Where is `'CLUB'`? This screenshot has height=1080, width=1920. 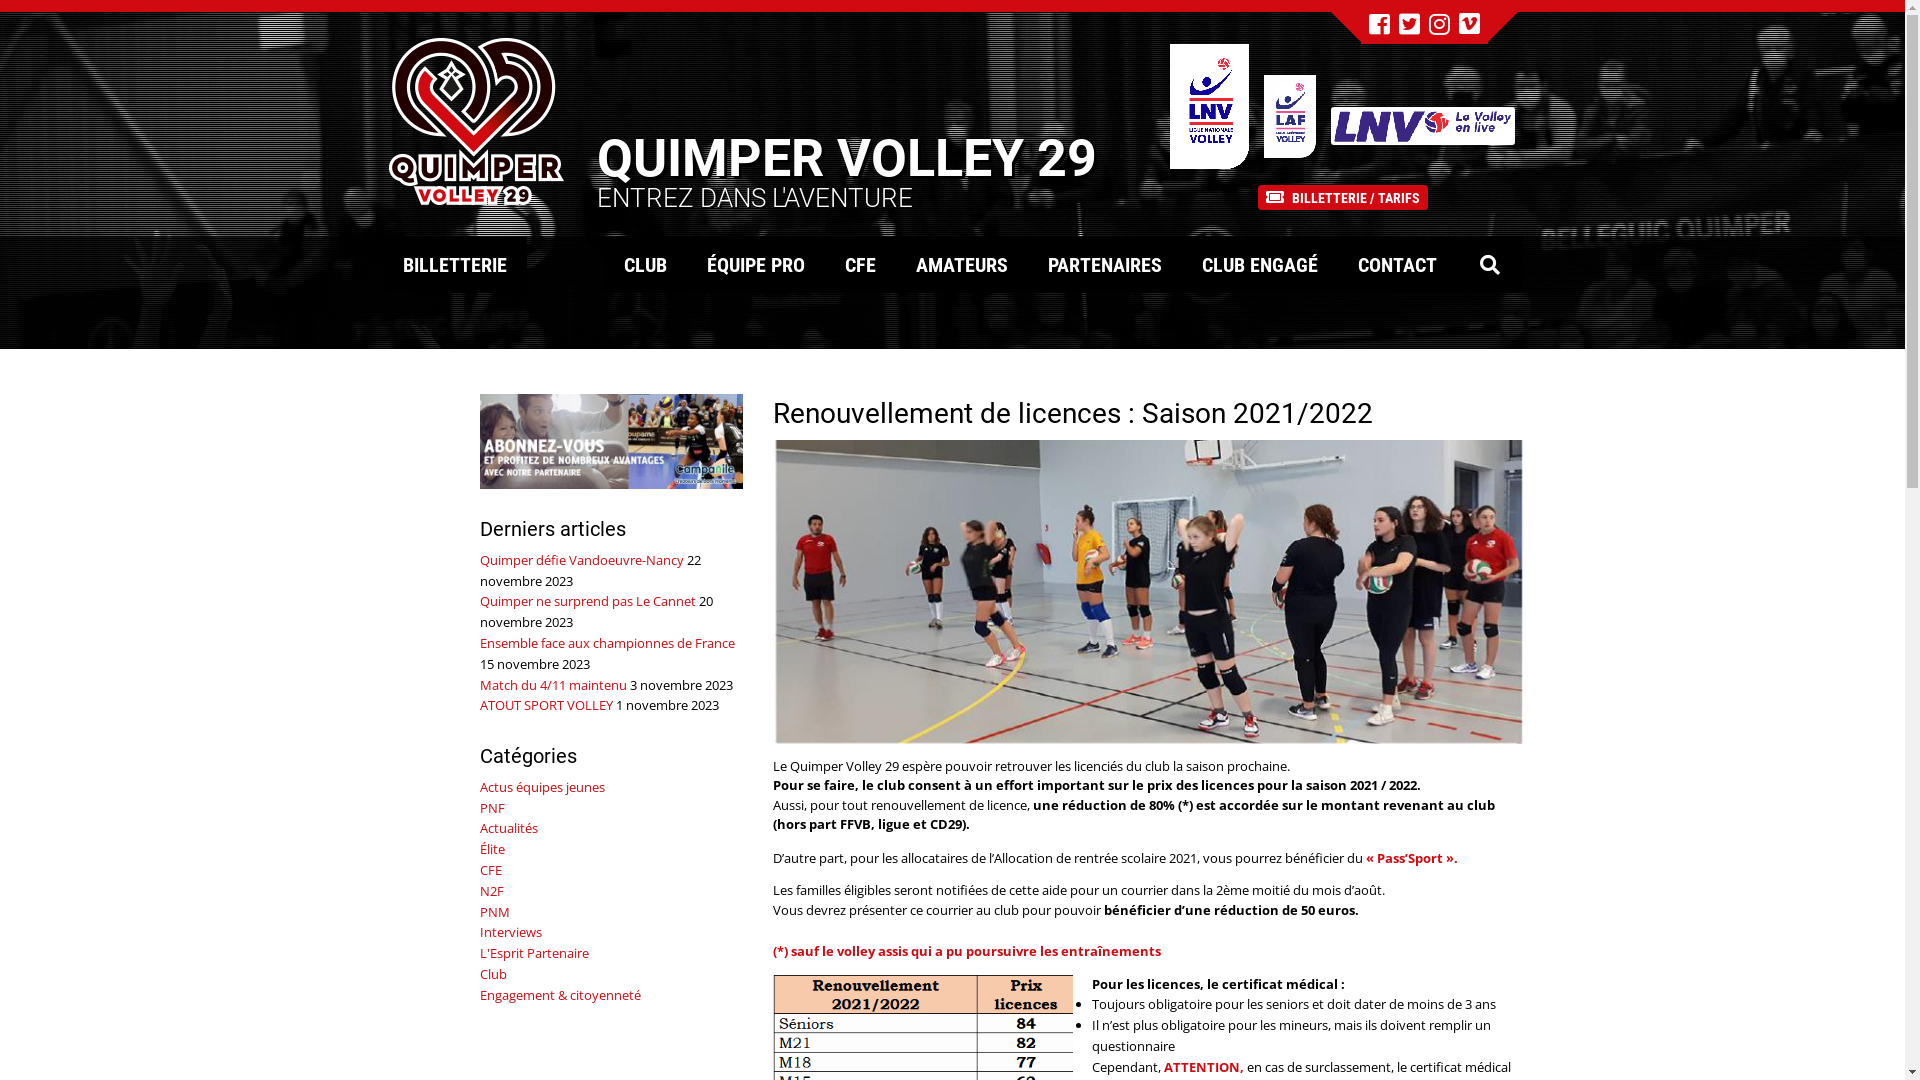 'CLUB' is located at coordinates (645, 262).